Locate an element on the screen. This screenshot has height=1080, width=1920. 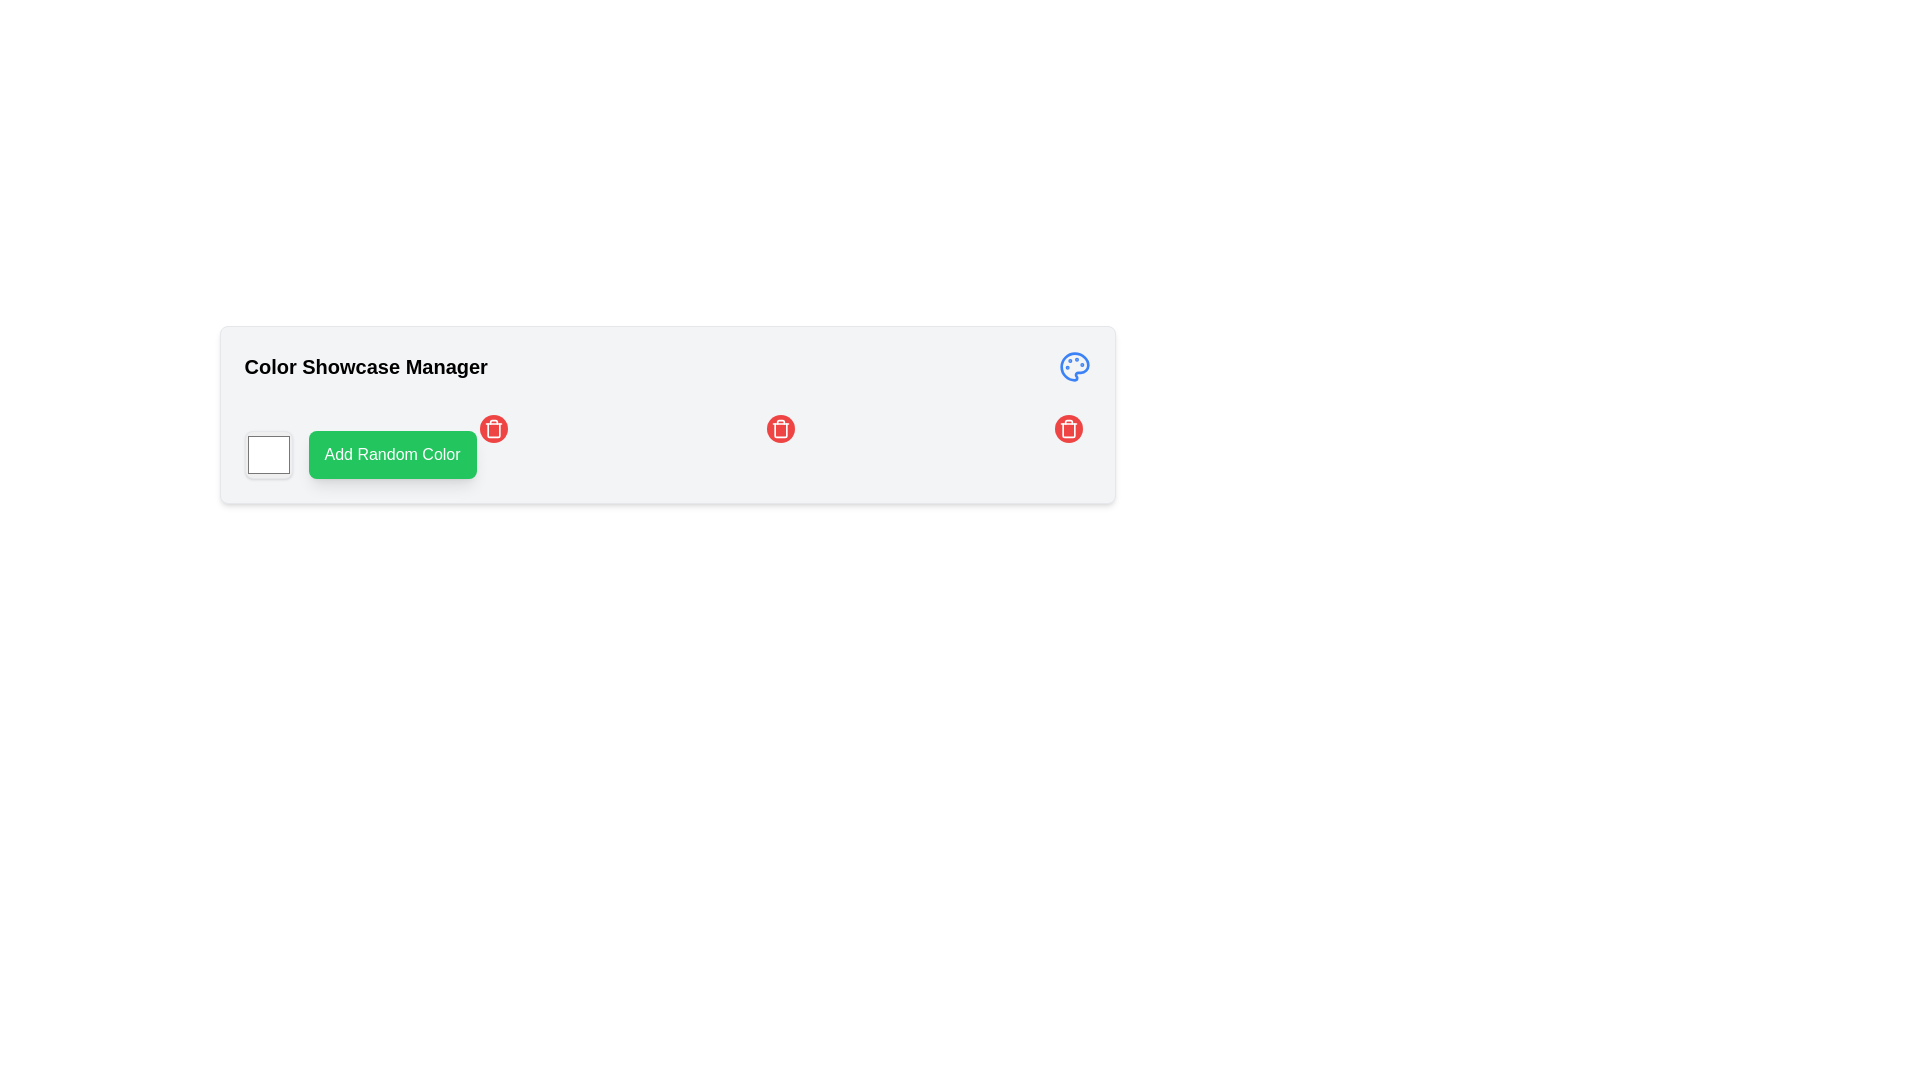
the trash bin icon button with a red circular background is located at coordinates (493, 427).